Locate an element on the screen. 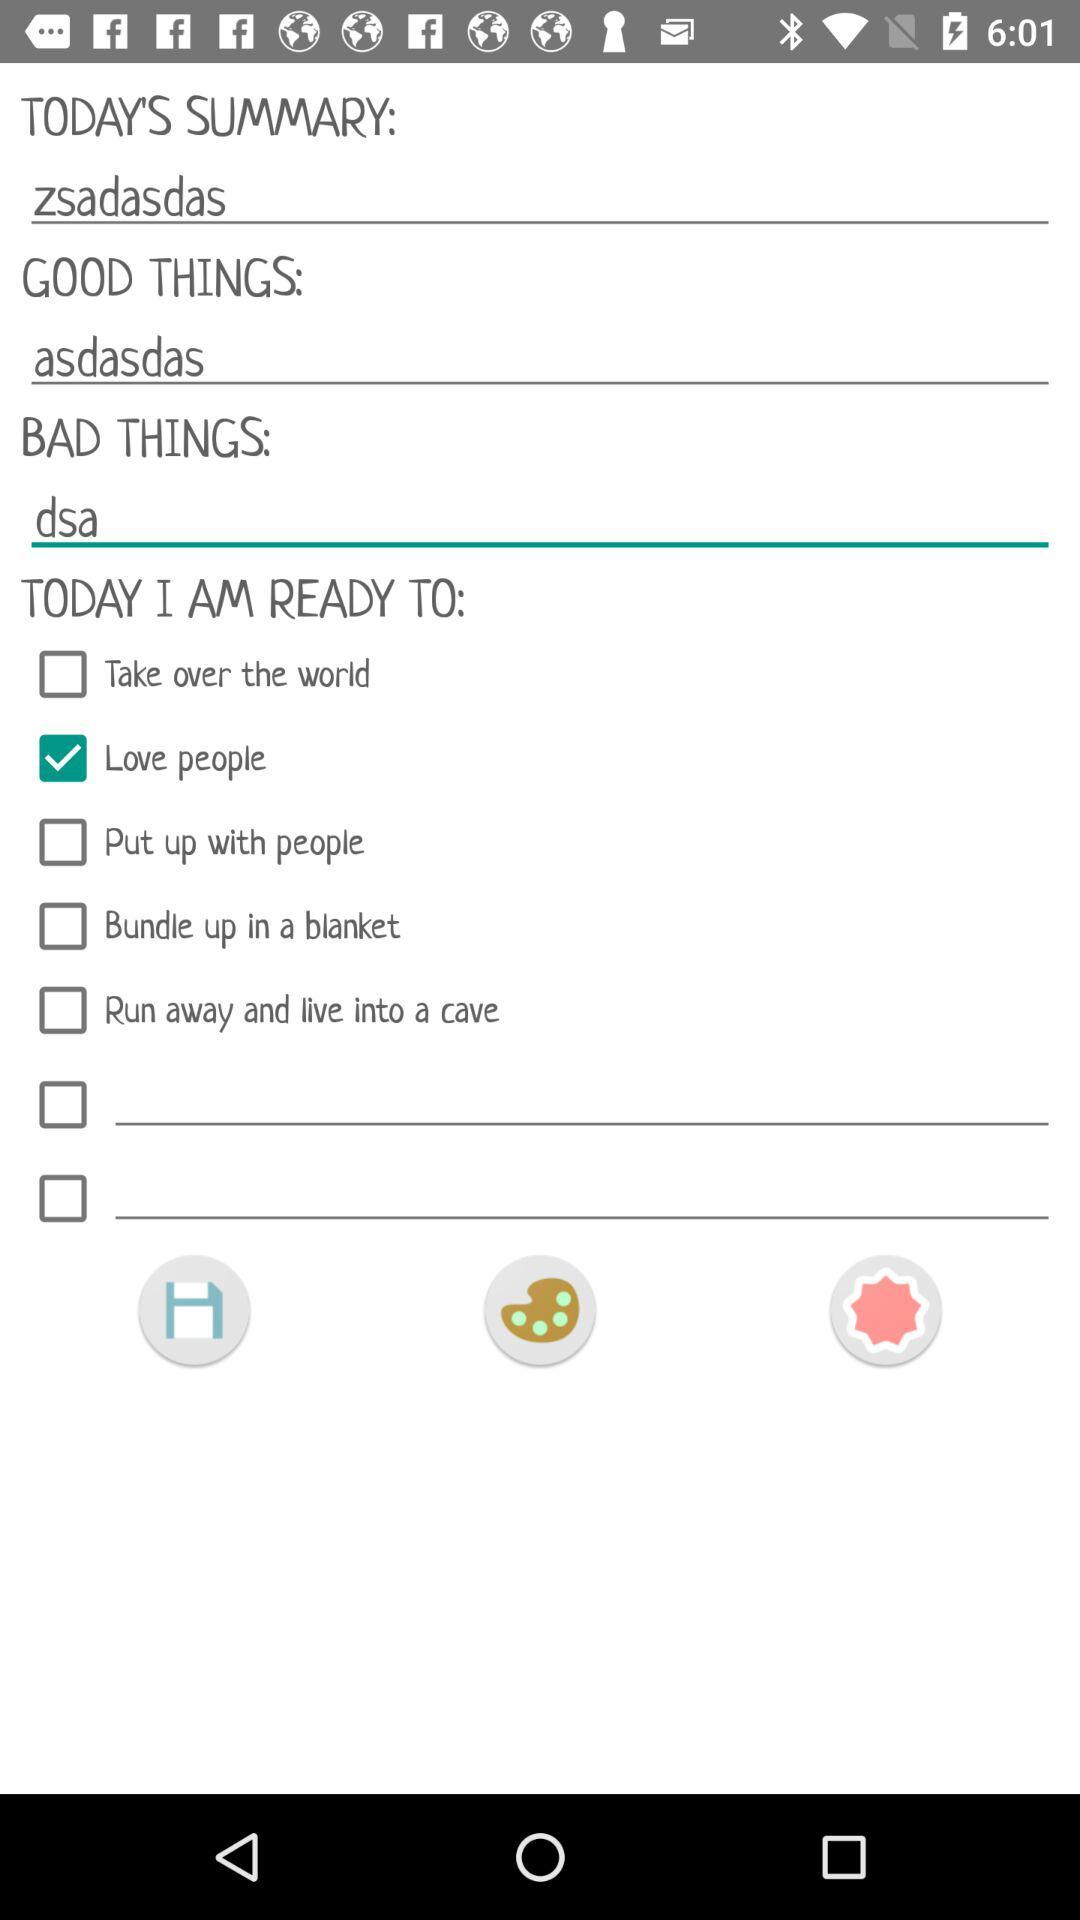 This screenshot has width=1080, height=1920. choose added item is located at coordinates (61, 1198).